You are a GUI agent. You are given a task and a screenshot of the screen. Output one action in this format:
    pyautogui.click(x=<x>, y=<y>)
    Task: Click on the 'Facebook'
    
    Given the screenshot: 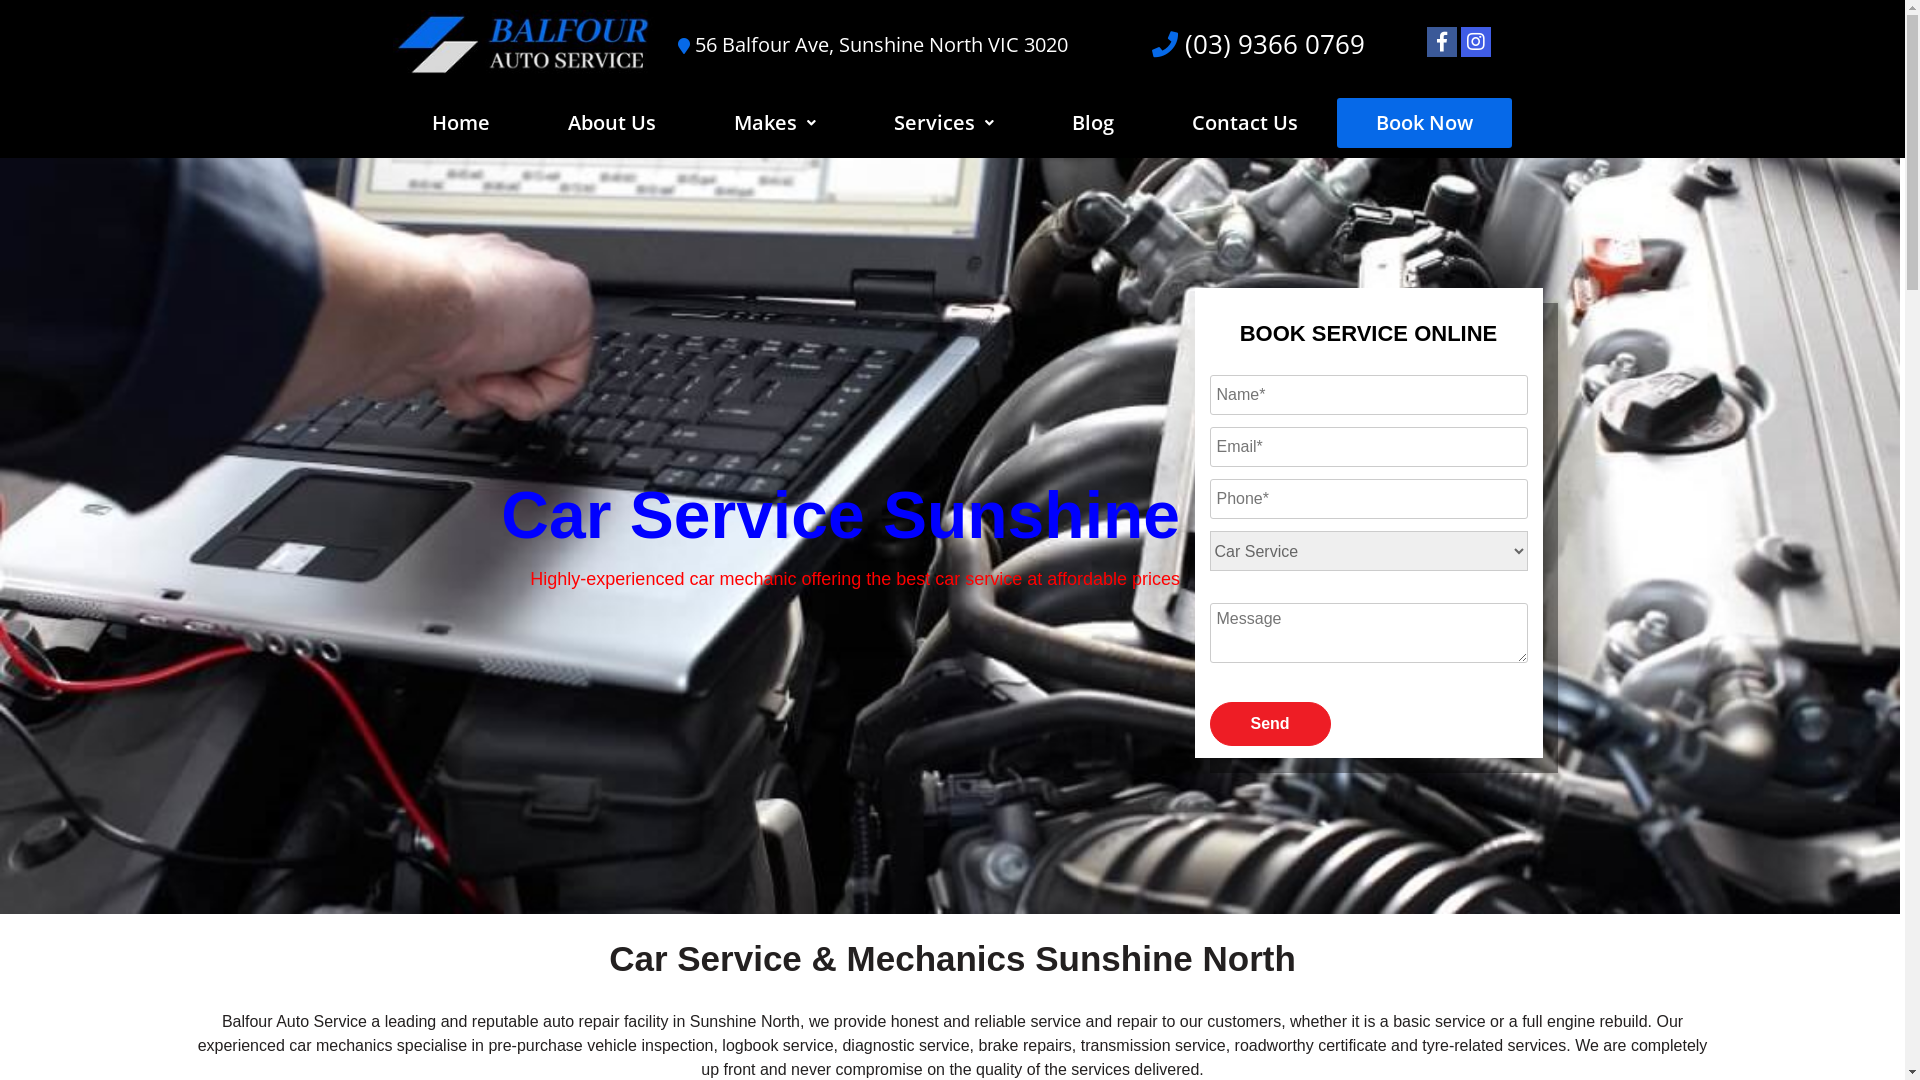 What is the action you would take?
    pyautogui.click(x=1441, y=42)
    